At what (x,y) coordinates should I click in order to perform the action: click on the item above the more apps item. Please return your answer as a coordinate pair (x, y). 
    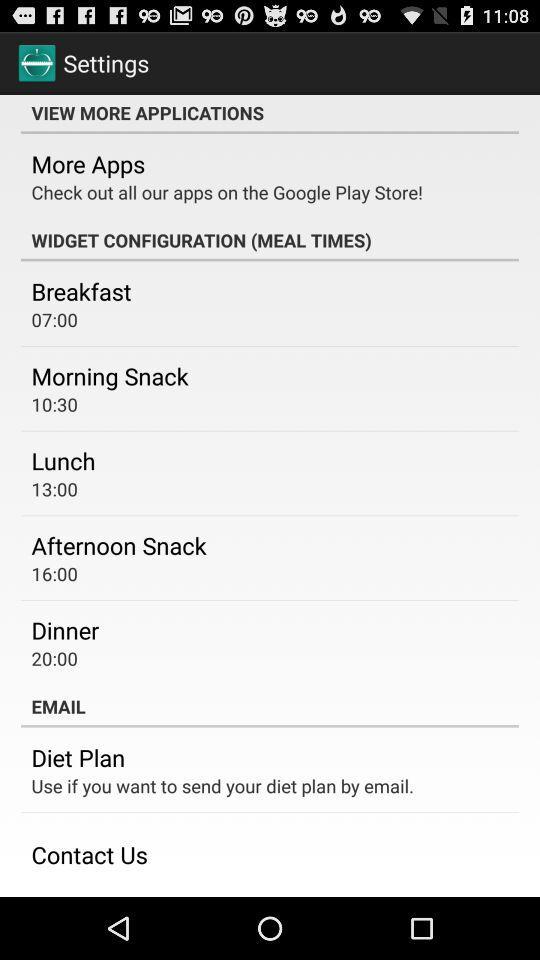
    Looking at the image, I should click on (270, 113).